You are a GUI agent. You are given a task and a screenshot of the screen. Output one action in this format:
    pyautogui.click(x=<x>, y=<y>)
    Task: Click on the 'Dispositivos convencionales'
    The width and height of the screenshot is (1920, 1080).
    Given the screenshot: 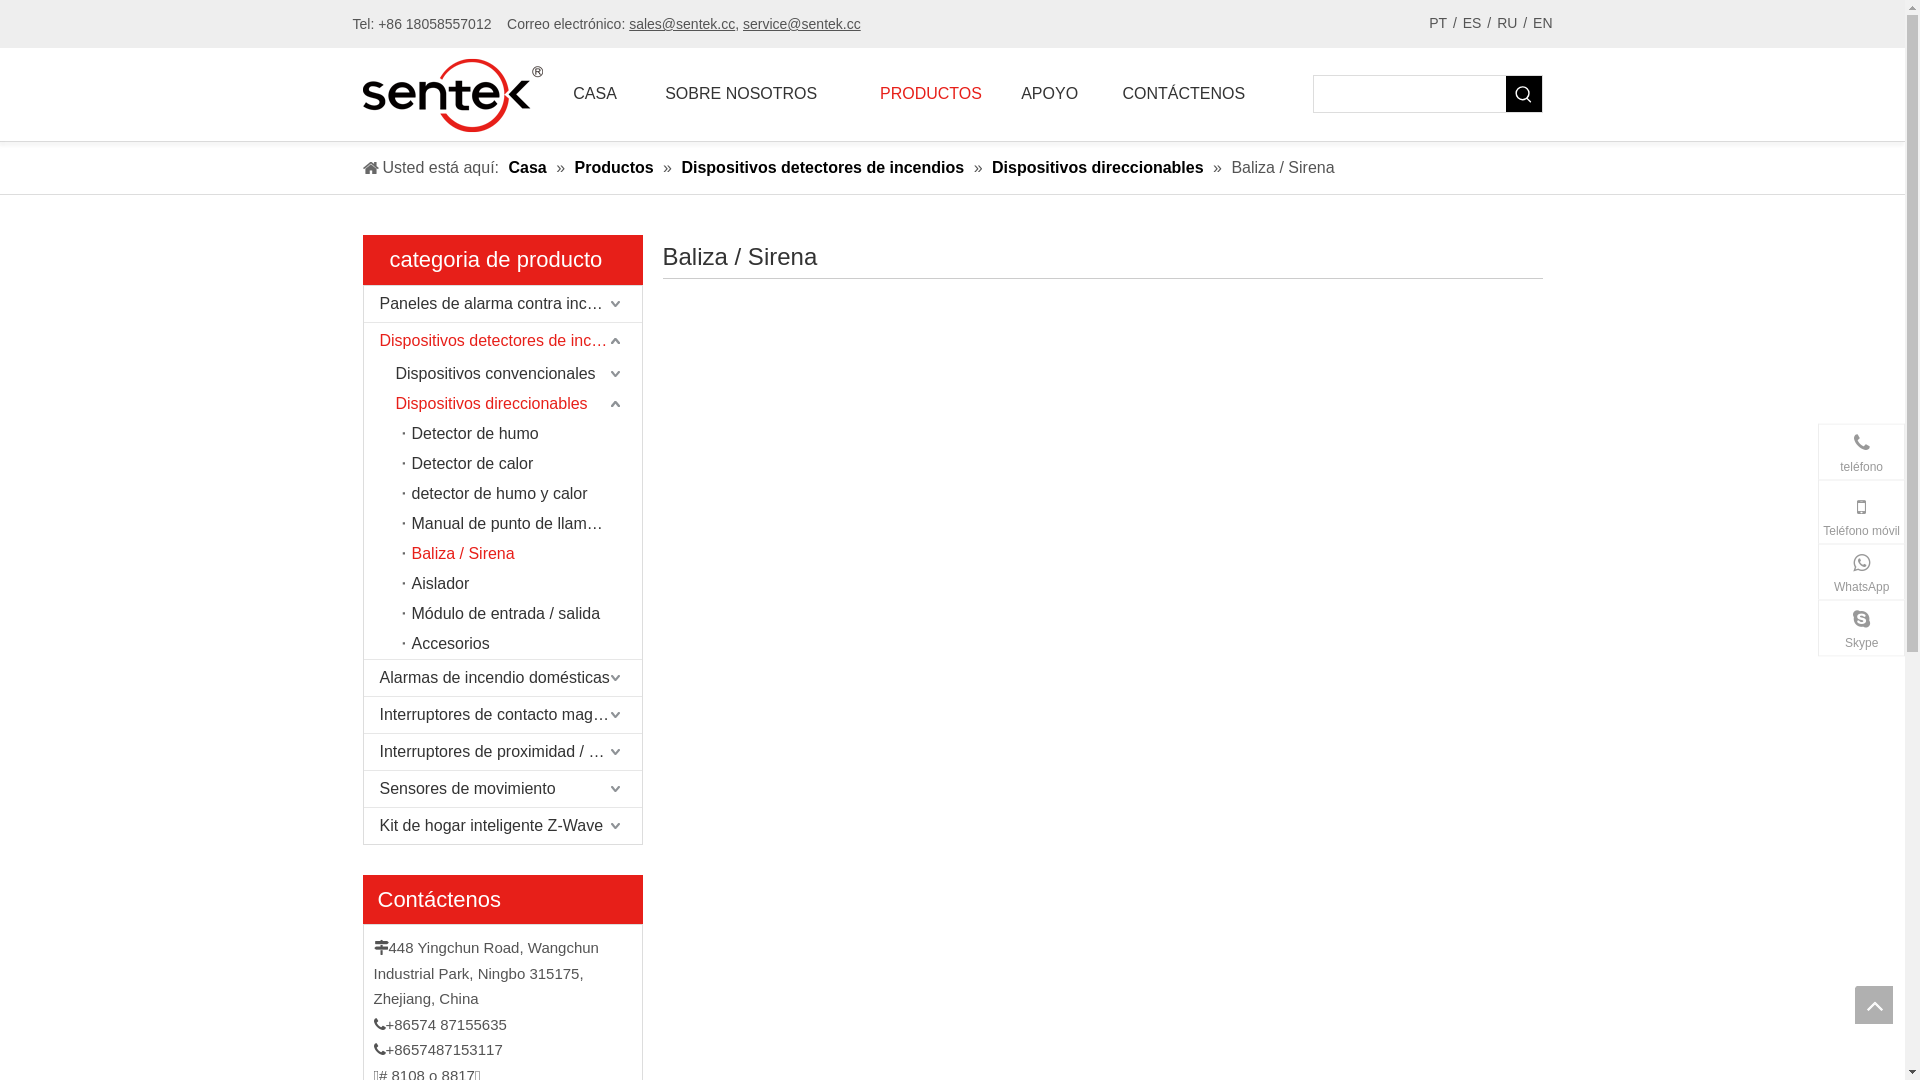 What is the action you would take?
    pyautogui.click(x=513, y=374)
    